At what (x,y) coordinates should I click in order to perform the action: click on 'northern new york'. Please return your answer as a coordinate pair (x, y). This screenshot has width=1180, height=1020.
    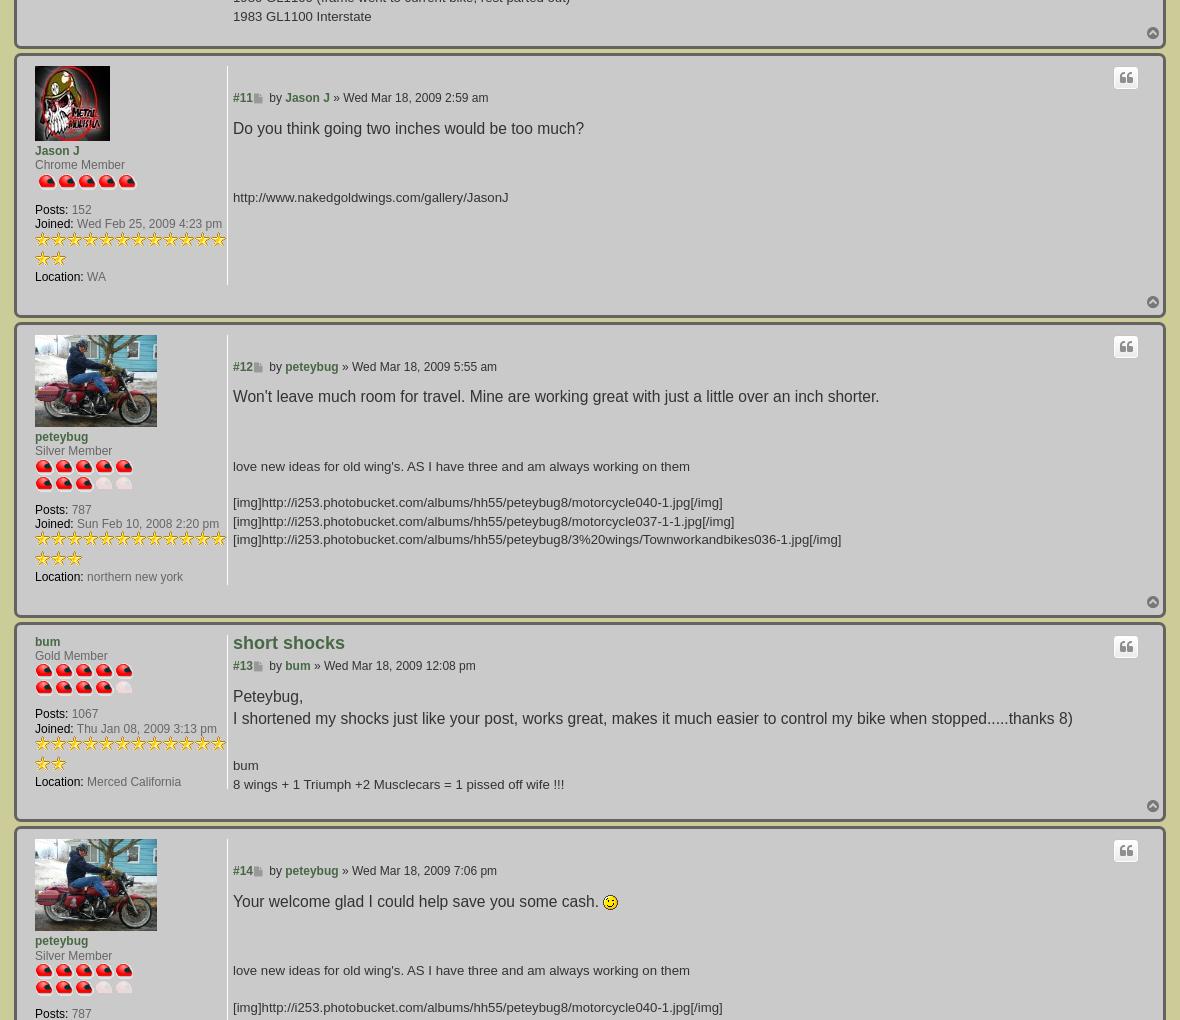
    Looking at the image, I should click on (131, 577).